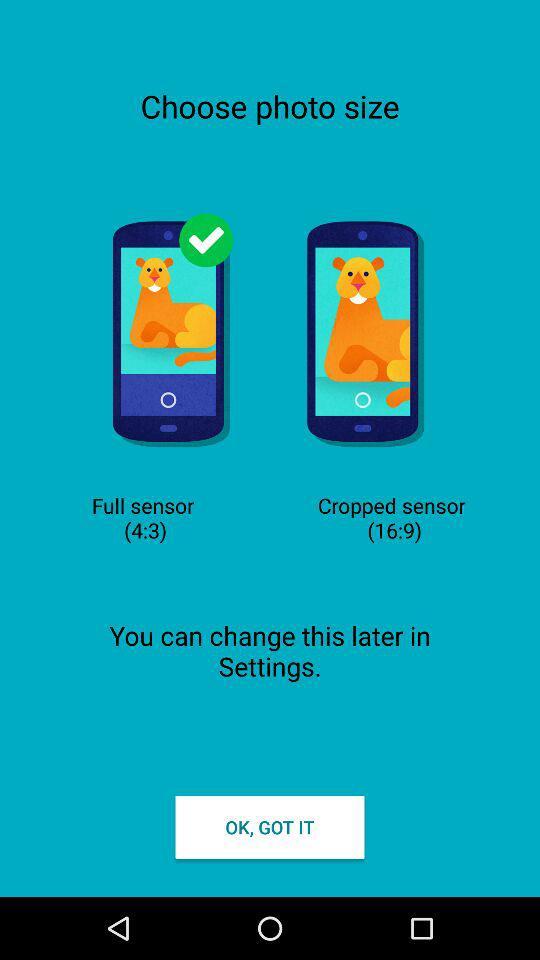  Describe the element at coordinates (270, 827) in the screenshot. I see `app below you can change icon` at that location.